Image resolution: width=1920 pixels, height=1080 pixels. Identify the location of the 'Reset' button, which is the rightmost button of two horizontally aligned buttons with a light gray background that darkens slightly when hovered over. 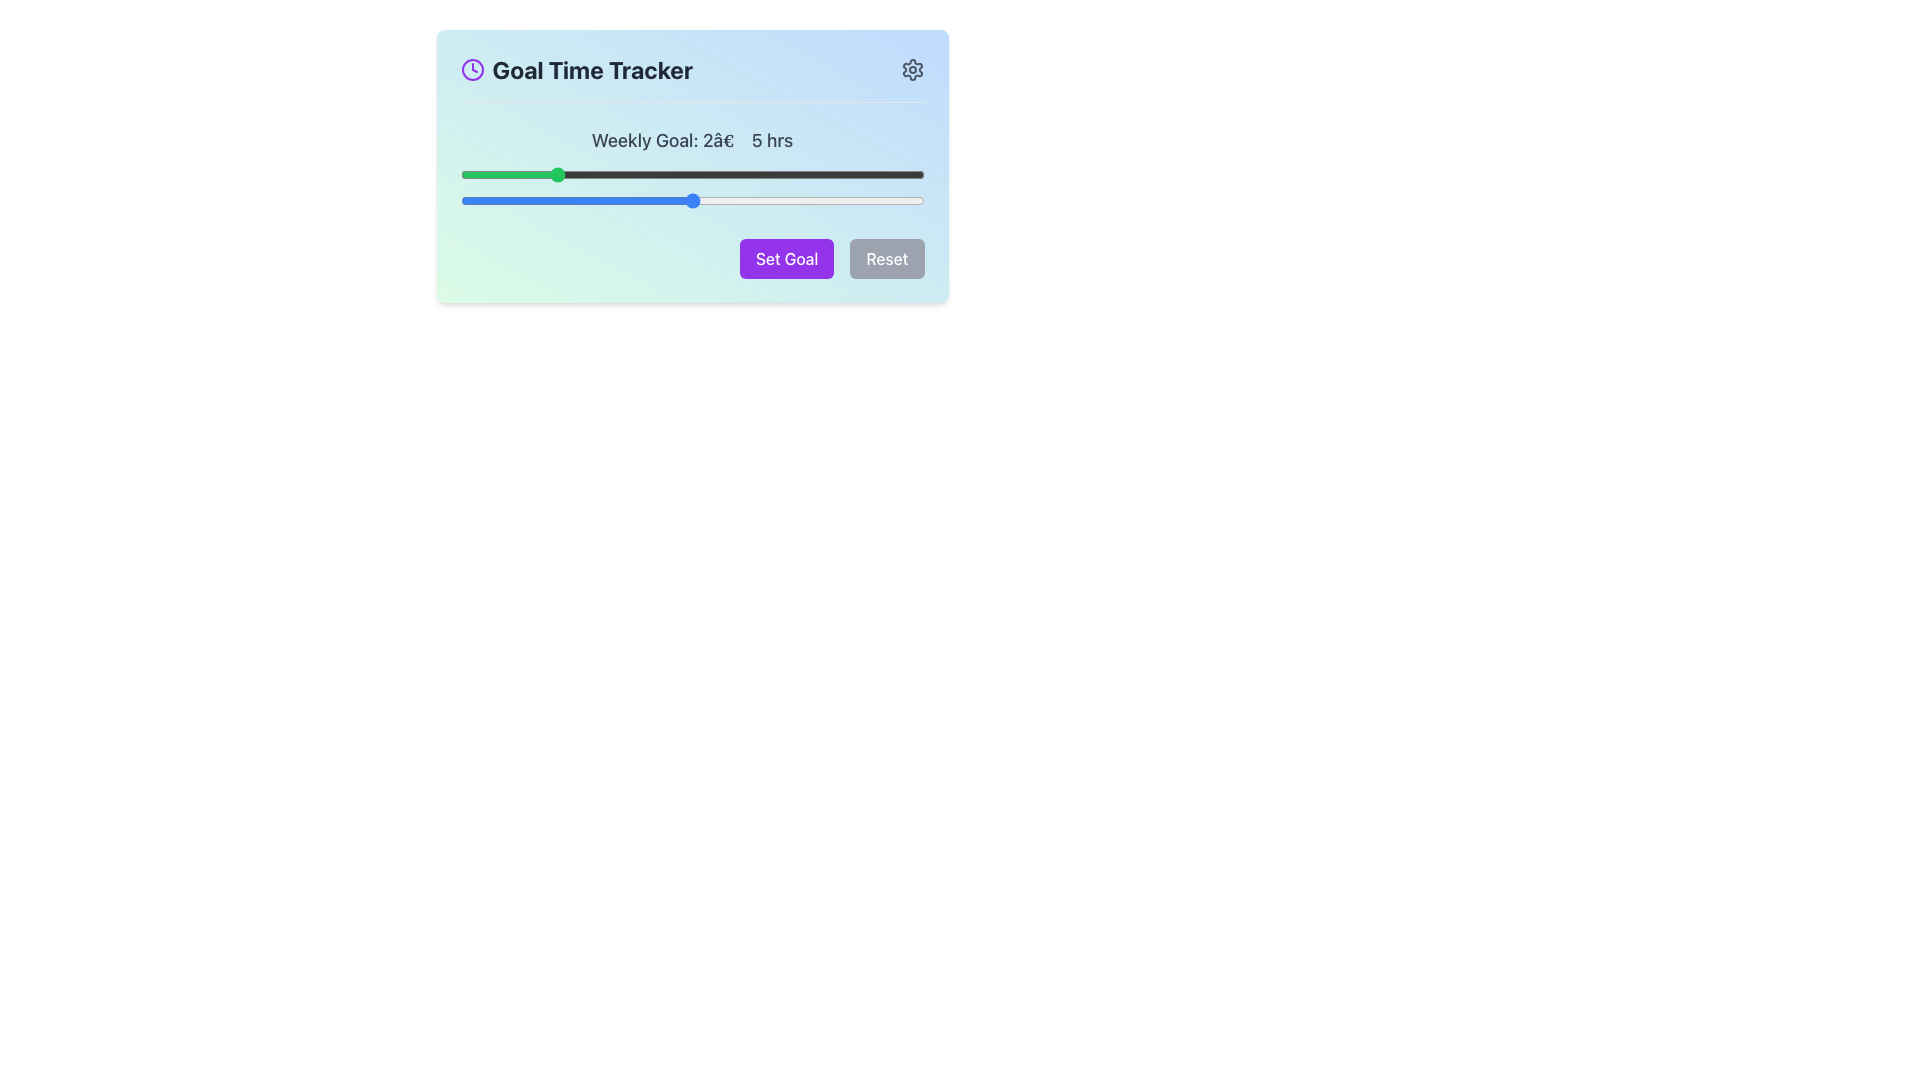
(886, 257).